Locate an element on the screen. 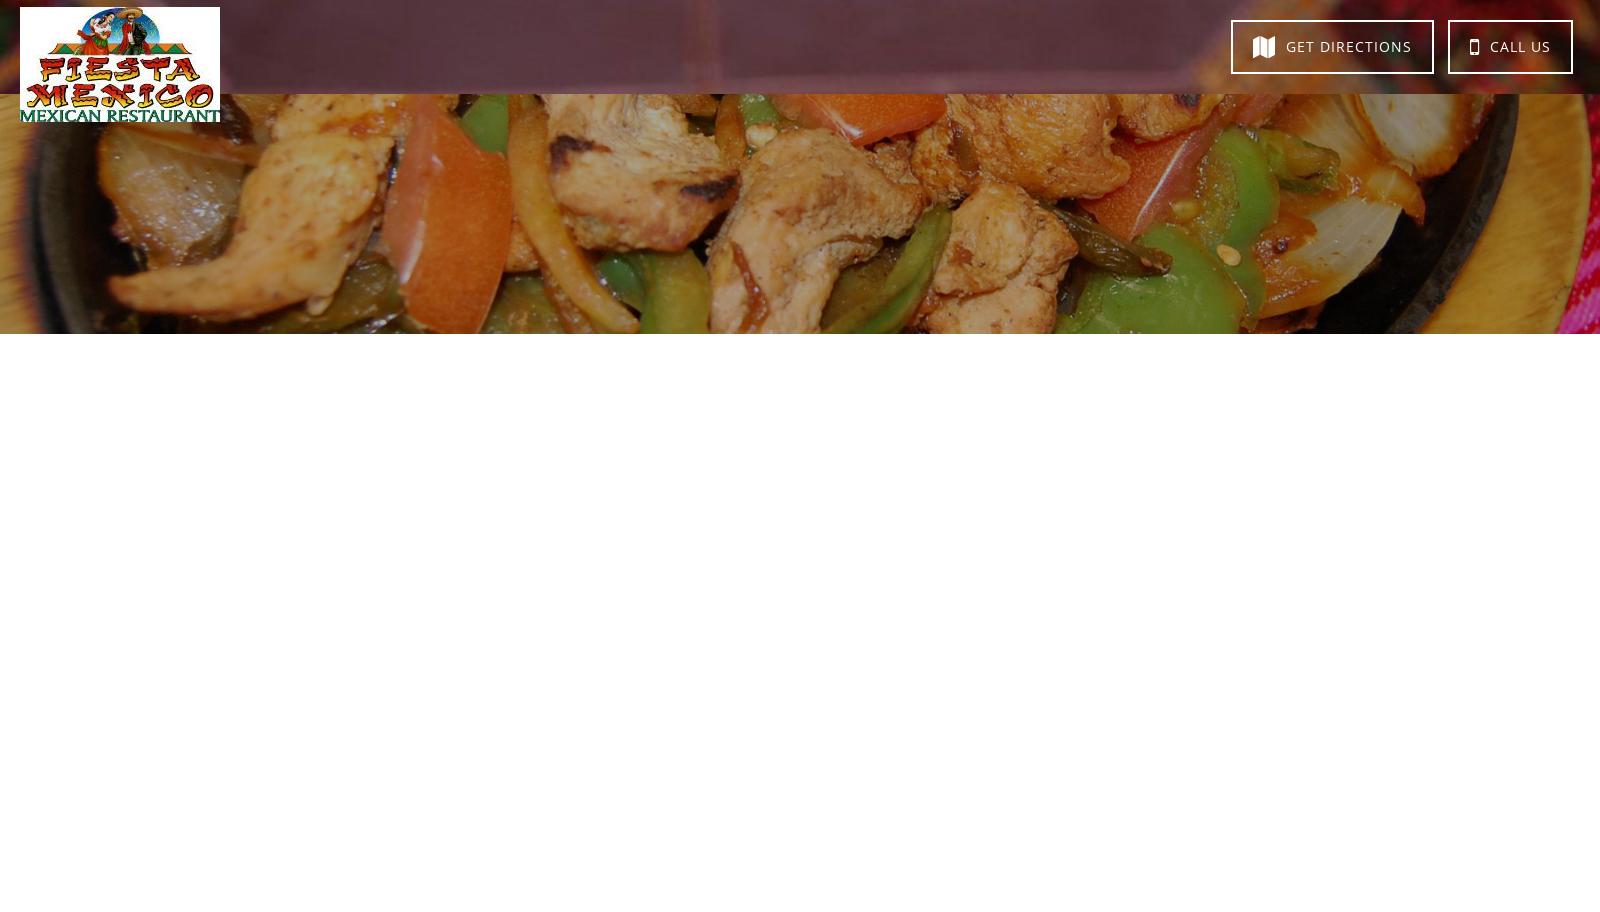  'Tortilla Chips $4.85' is located at coordinates (400, 641).